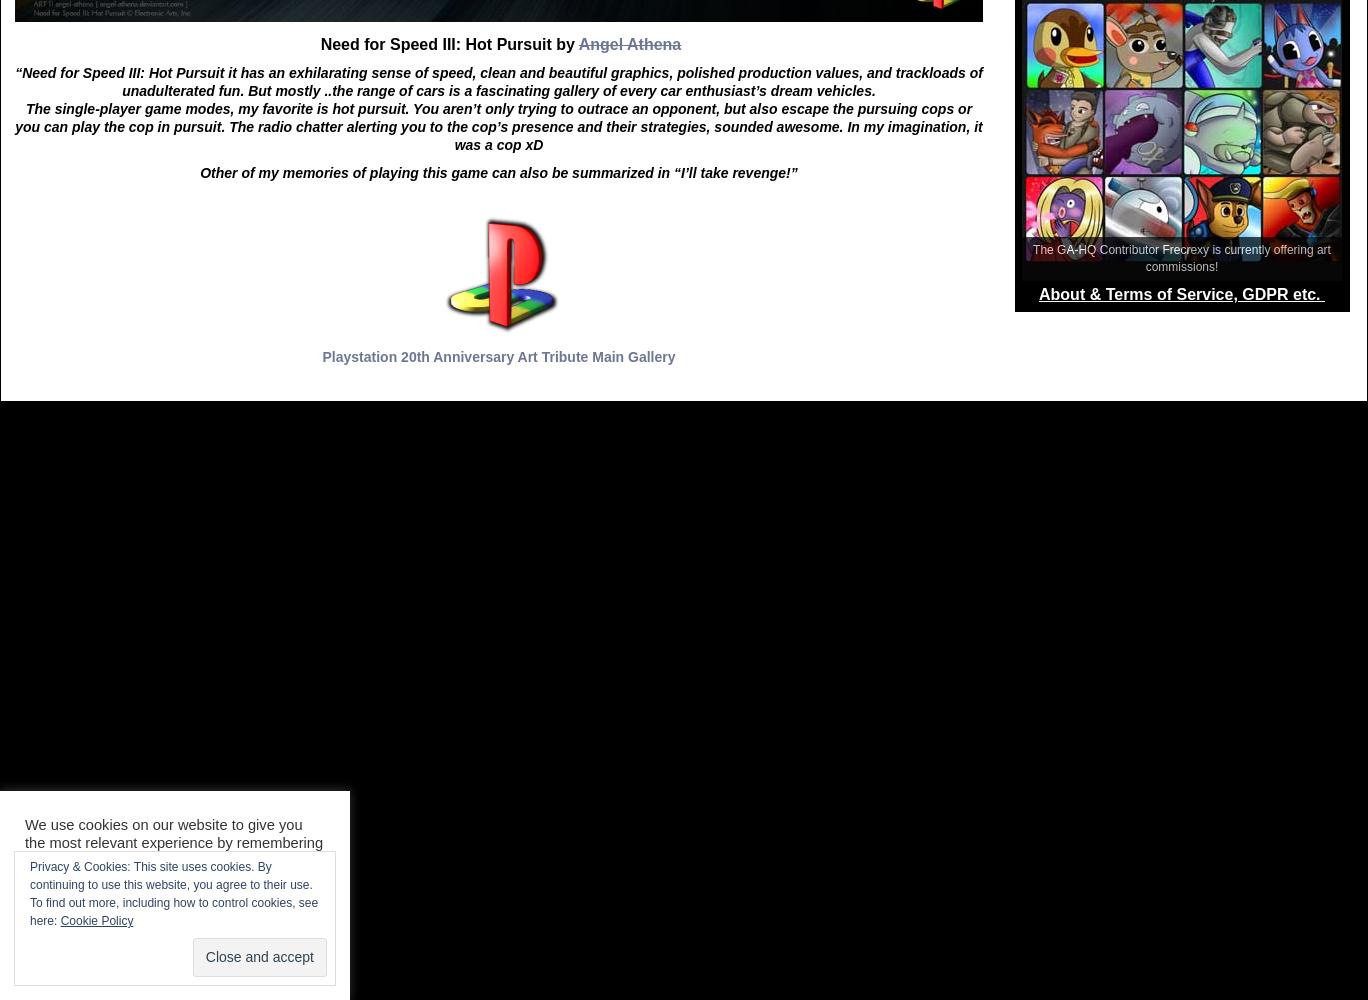 Image resolution: width=1368 pixels, height=1000 pixels. What do you see at coordinates (173, 912) in the screenshot?
I see `'To find out more, including how to control cookies, see here:'` at bounding box center [173, 912].